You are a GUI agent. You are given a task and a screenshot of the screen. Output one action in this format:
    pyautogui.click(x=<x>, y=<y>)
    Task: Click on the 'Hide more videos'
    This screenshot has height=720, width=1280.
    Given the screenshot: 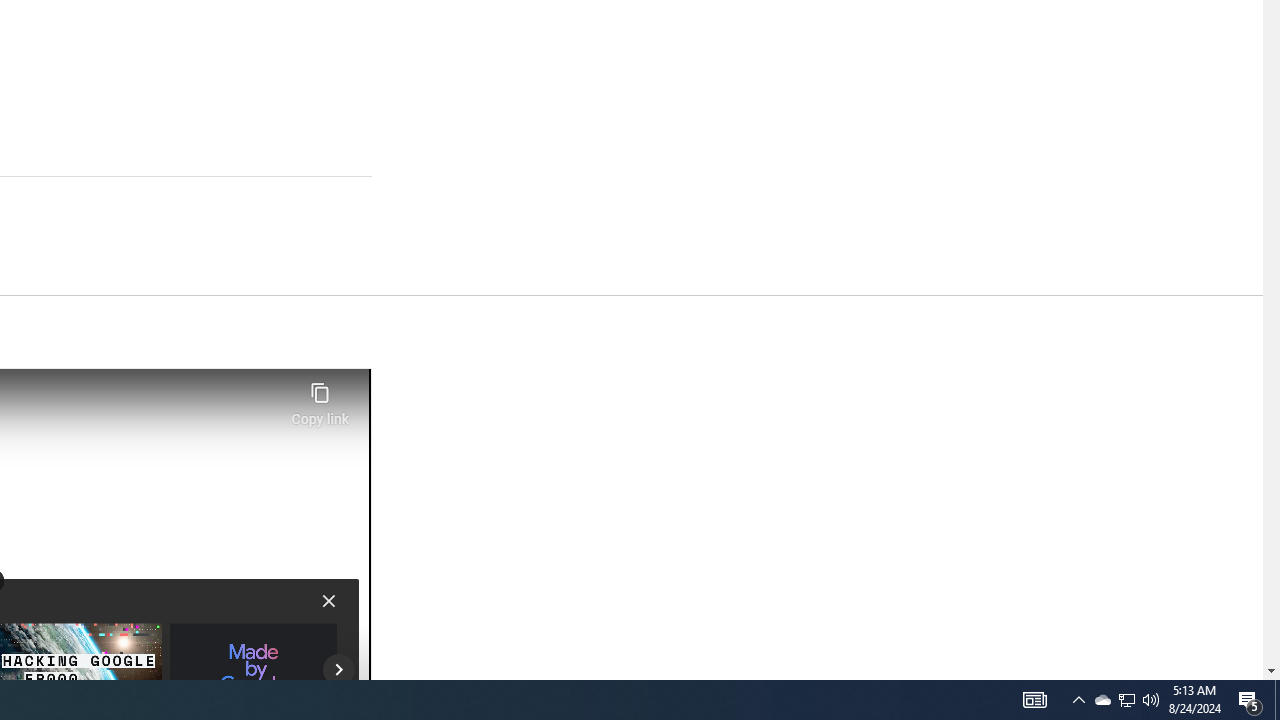 What is the action you would take?
    pyautogui.click(x=328, y=599)
    